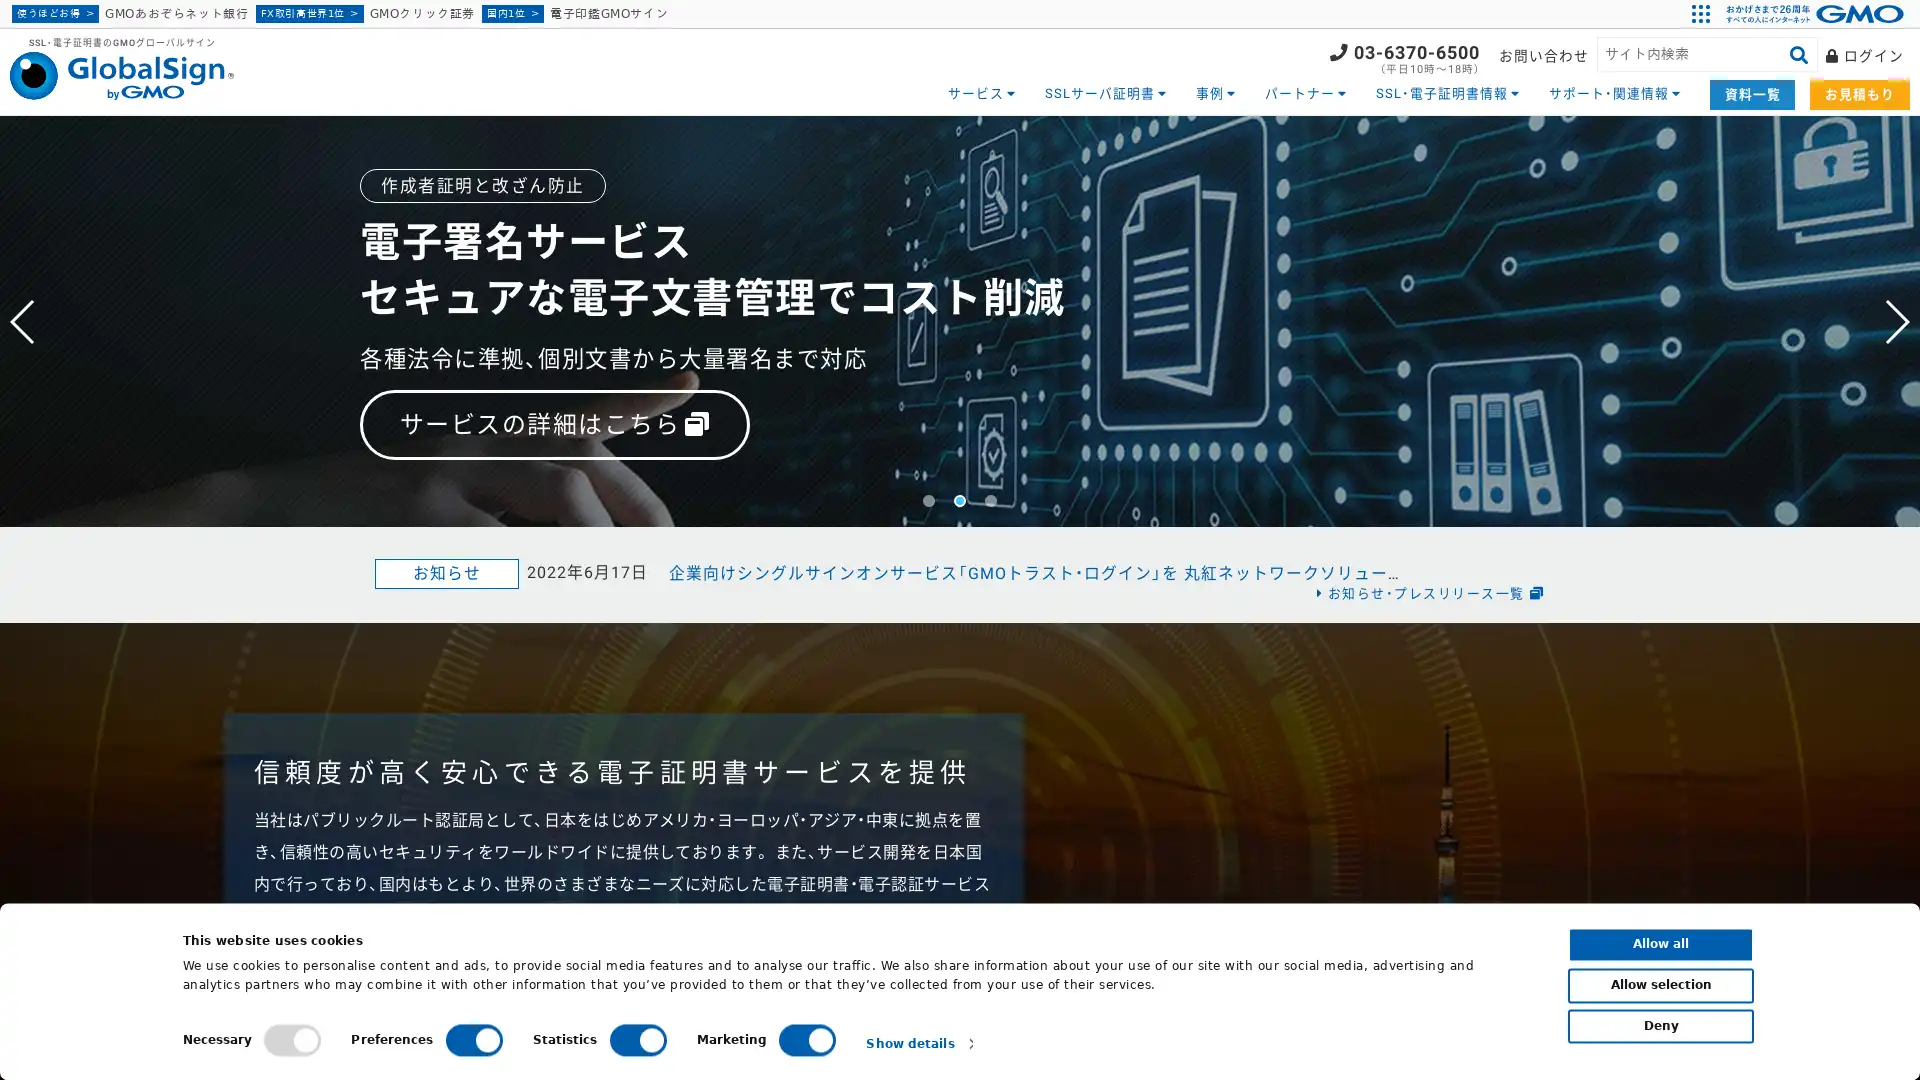  Describe the element at coordinates (1660, 984) in the screenshot. I see `Allow selection` at that location.